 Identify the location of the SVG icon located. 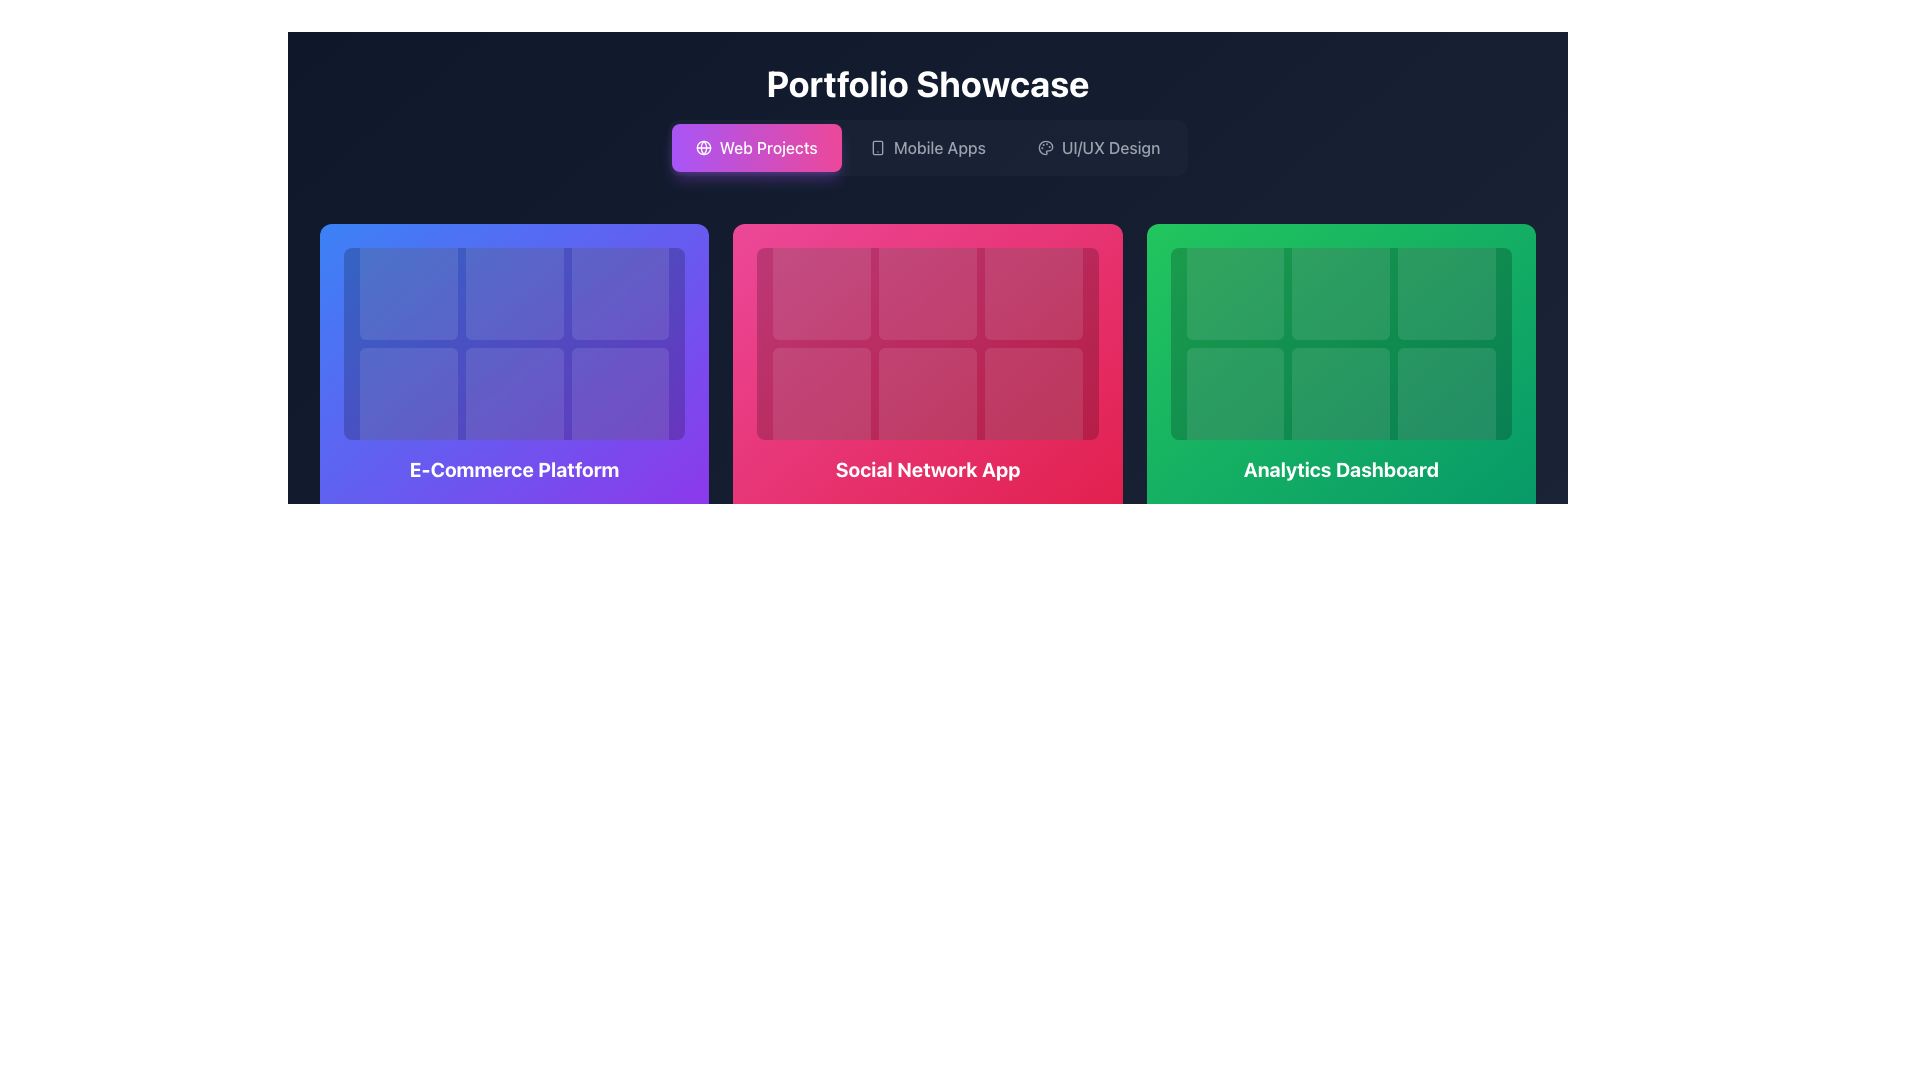
(1455, 511).